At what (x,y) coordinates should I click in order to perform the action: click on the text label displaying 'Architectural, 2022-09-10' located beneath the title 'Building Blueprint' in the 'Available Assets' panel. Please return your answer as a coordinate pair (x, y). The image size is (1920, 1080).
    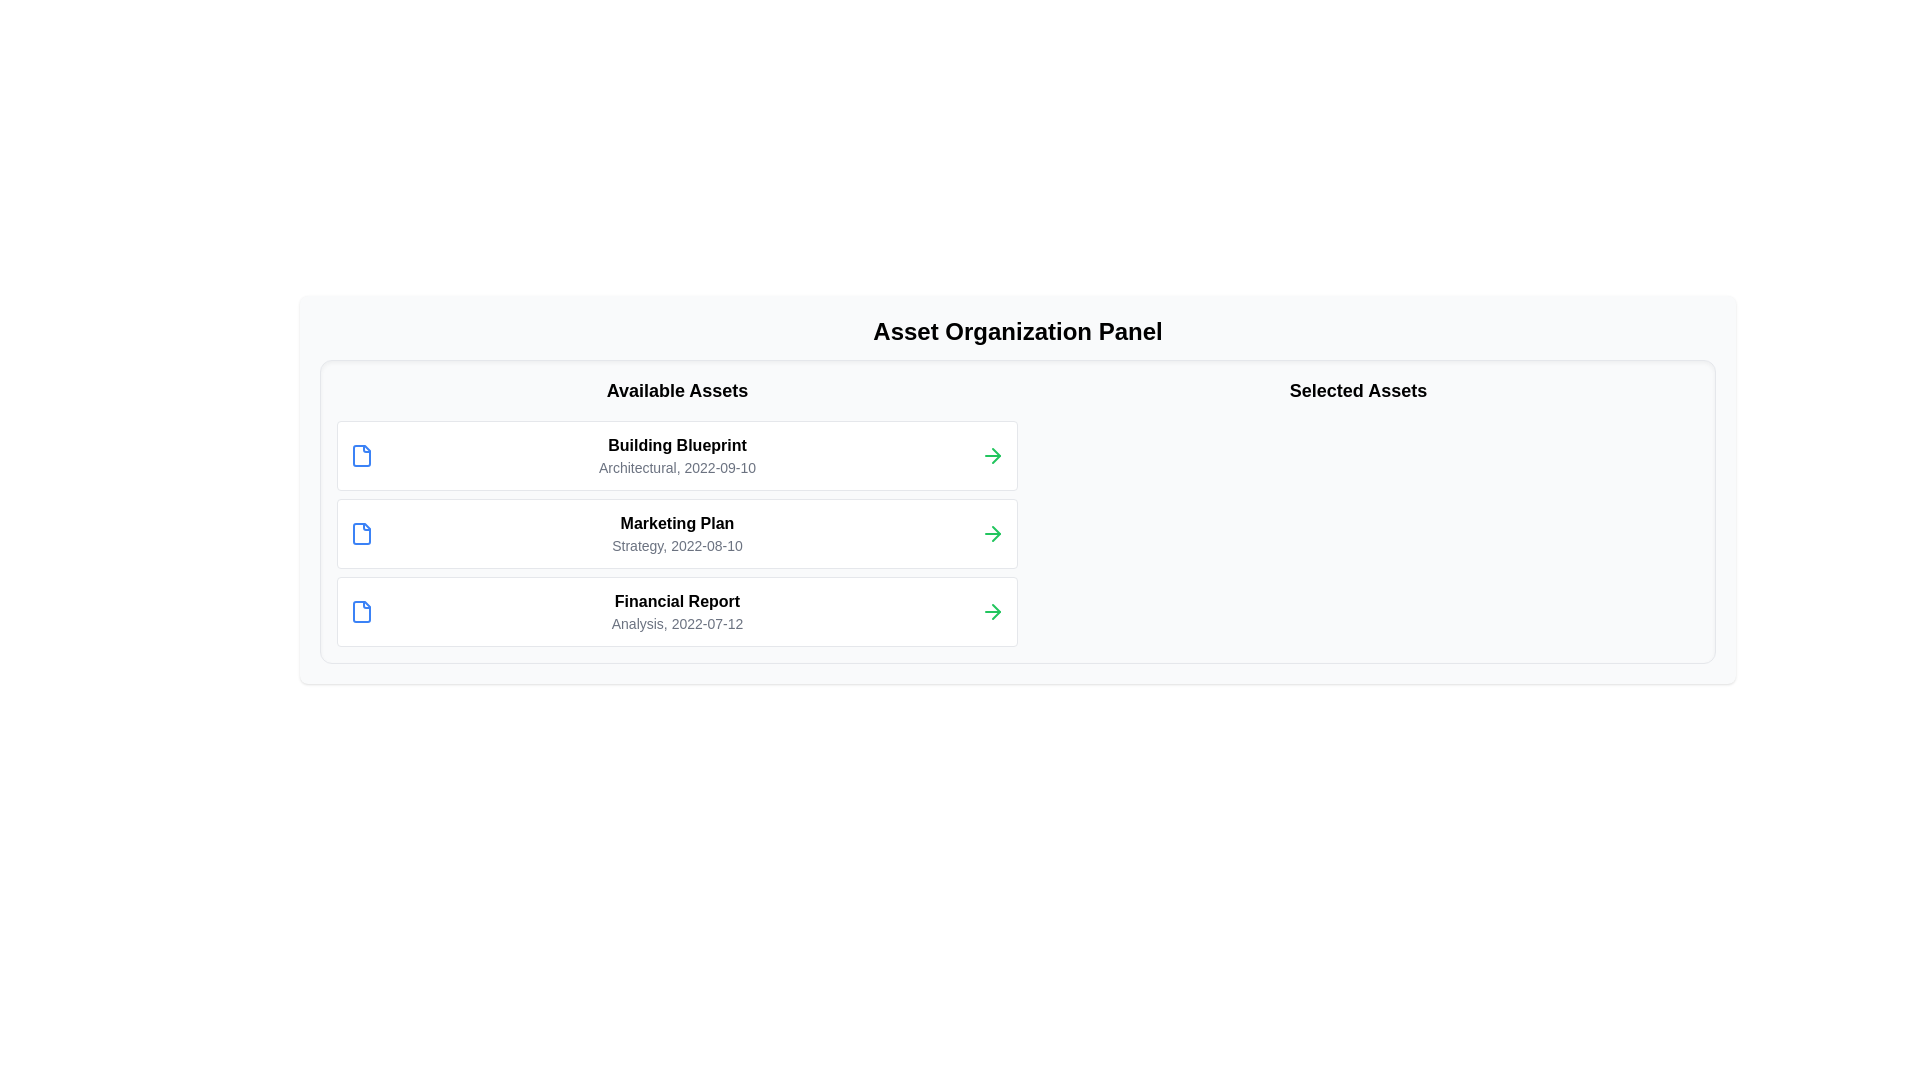
    Looking at the image, I should click on (677, 467).